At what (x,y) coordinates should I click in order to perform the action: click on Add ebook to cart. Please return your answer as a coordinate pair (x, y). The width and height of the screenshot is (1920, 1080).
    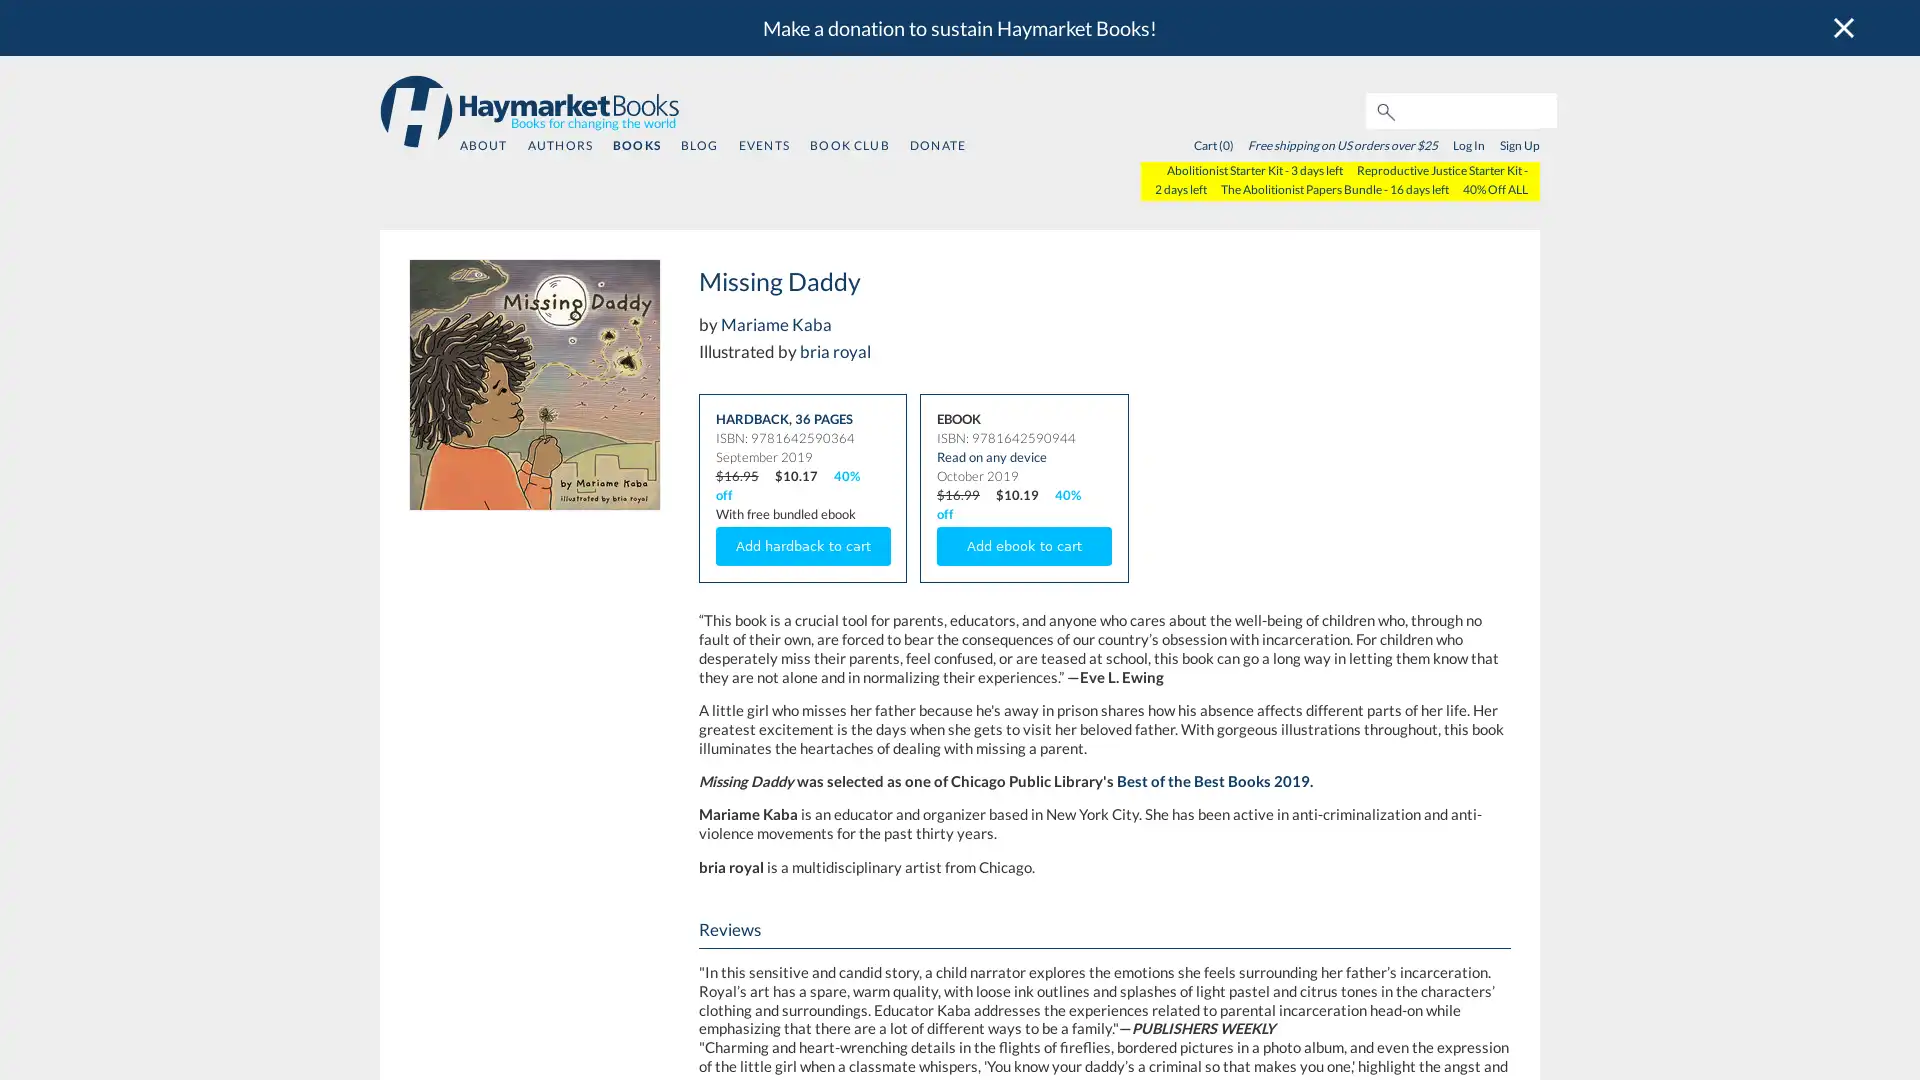
    Looking at the image, I should click on (1024, 546).